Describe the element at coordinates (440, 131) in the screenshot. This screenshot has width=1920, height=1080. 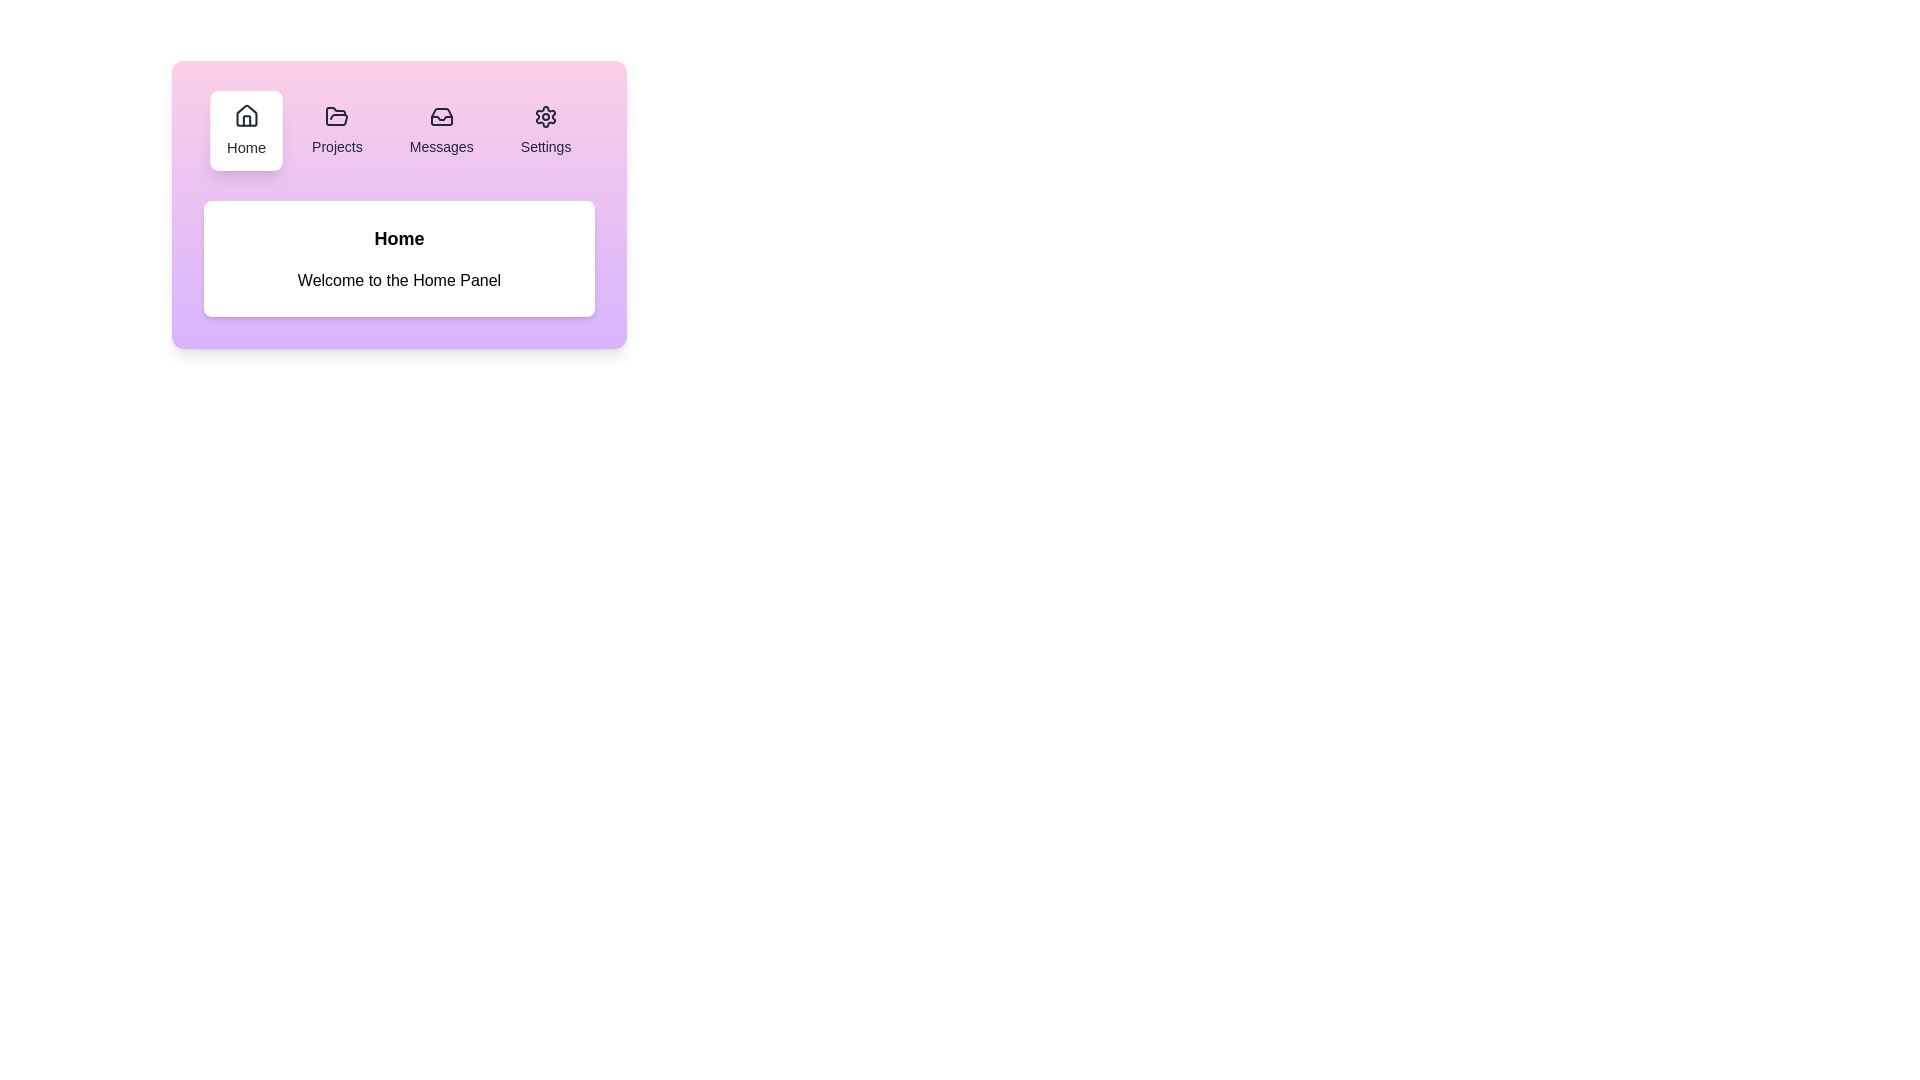
I see `the 'Messages' button, which features an inbox icon and a text label, to activate the hover effect` at that location.